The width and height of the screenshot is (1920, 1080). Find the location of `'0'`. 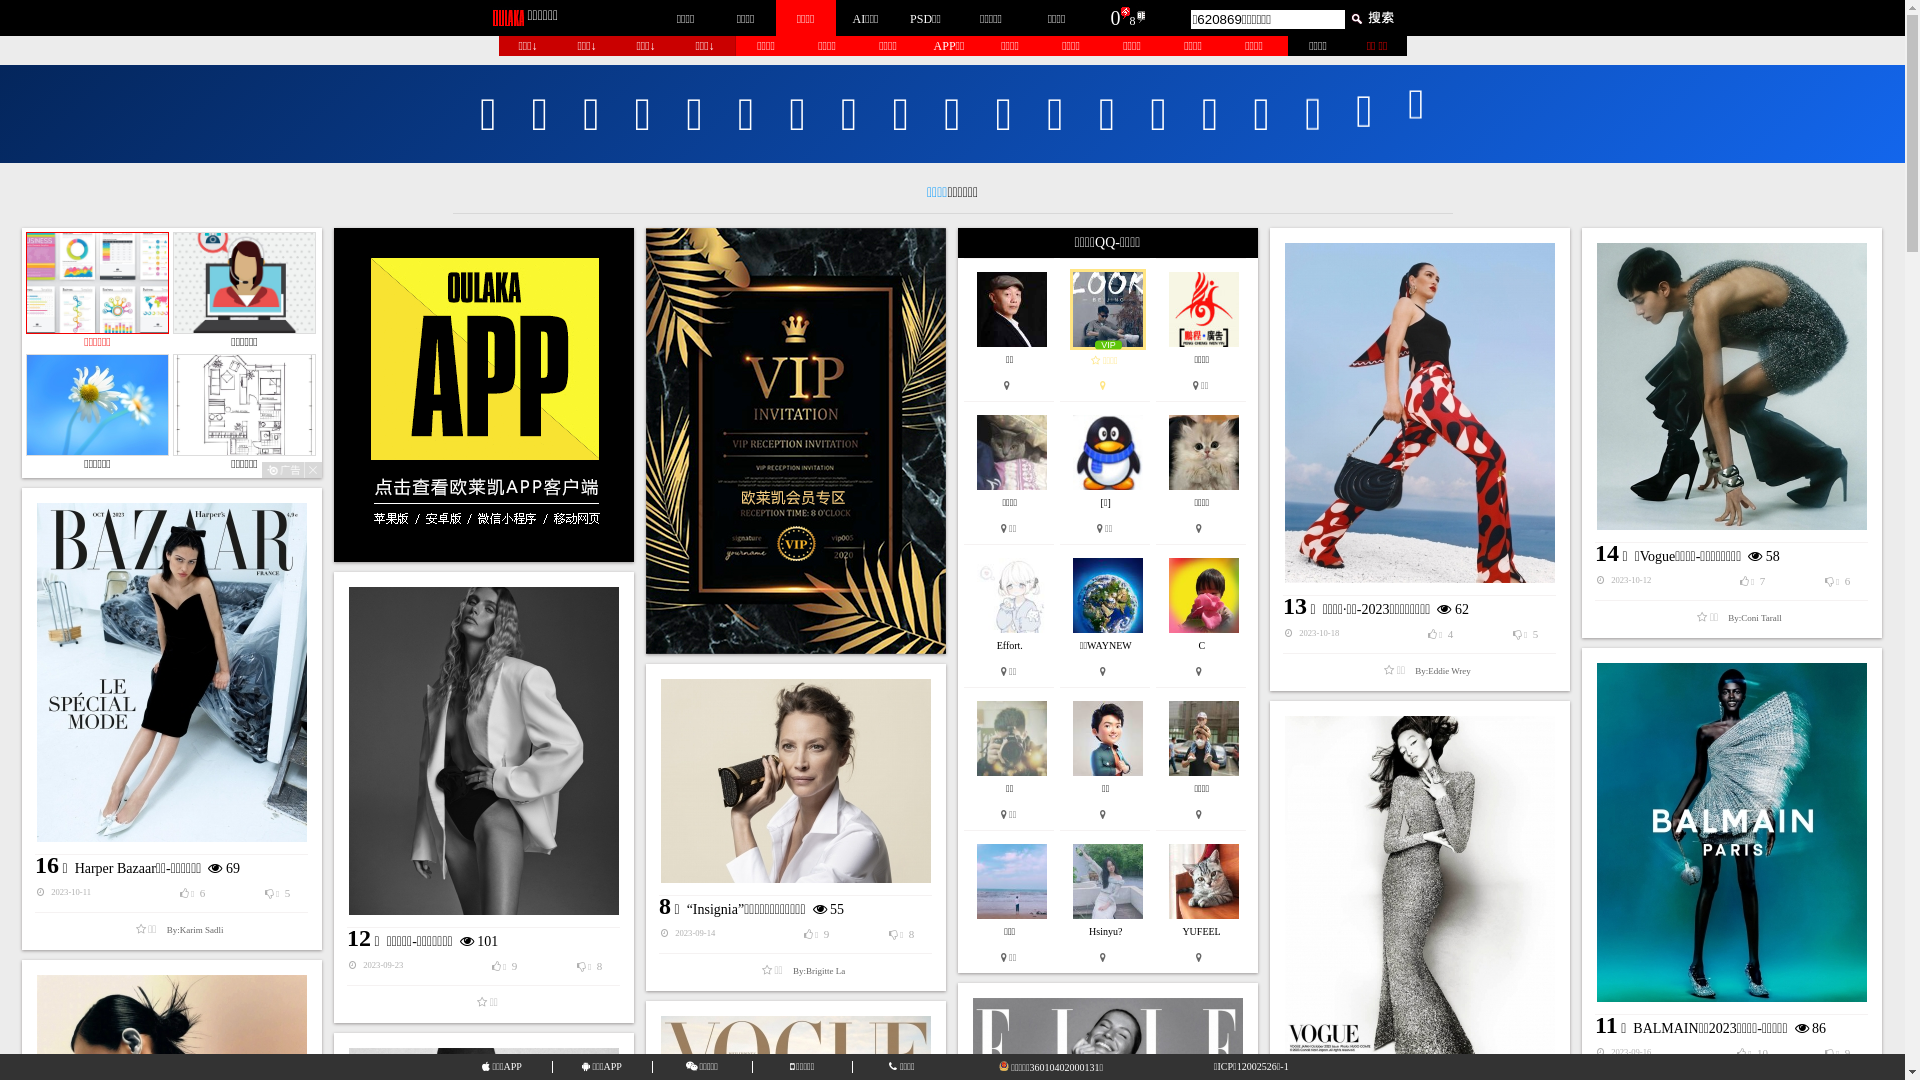

'0' is located at coordinates (1113, 18).